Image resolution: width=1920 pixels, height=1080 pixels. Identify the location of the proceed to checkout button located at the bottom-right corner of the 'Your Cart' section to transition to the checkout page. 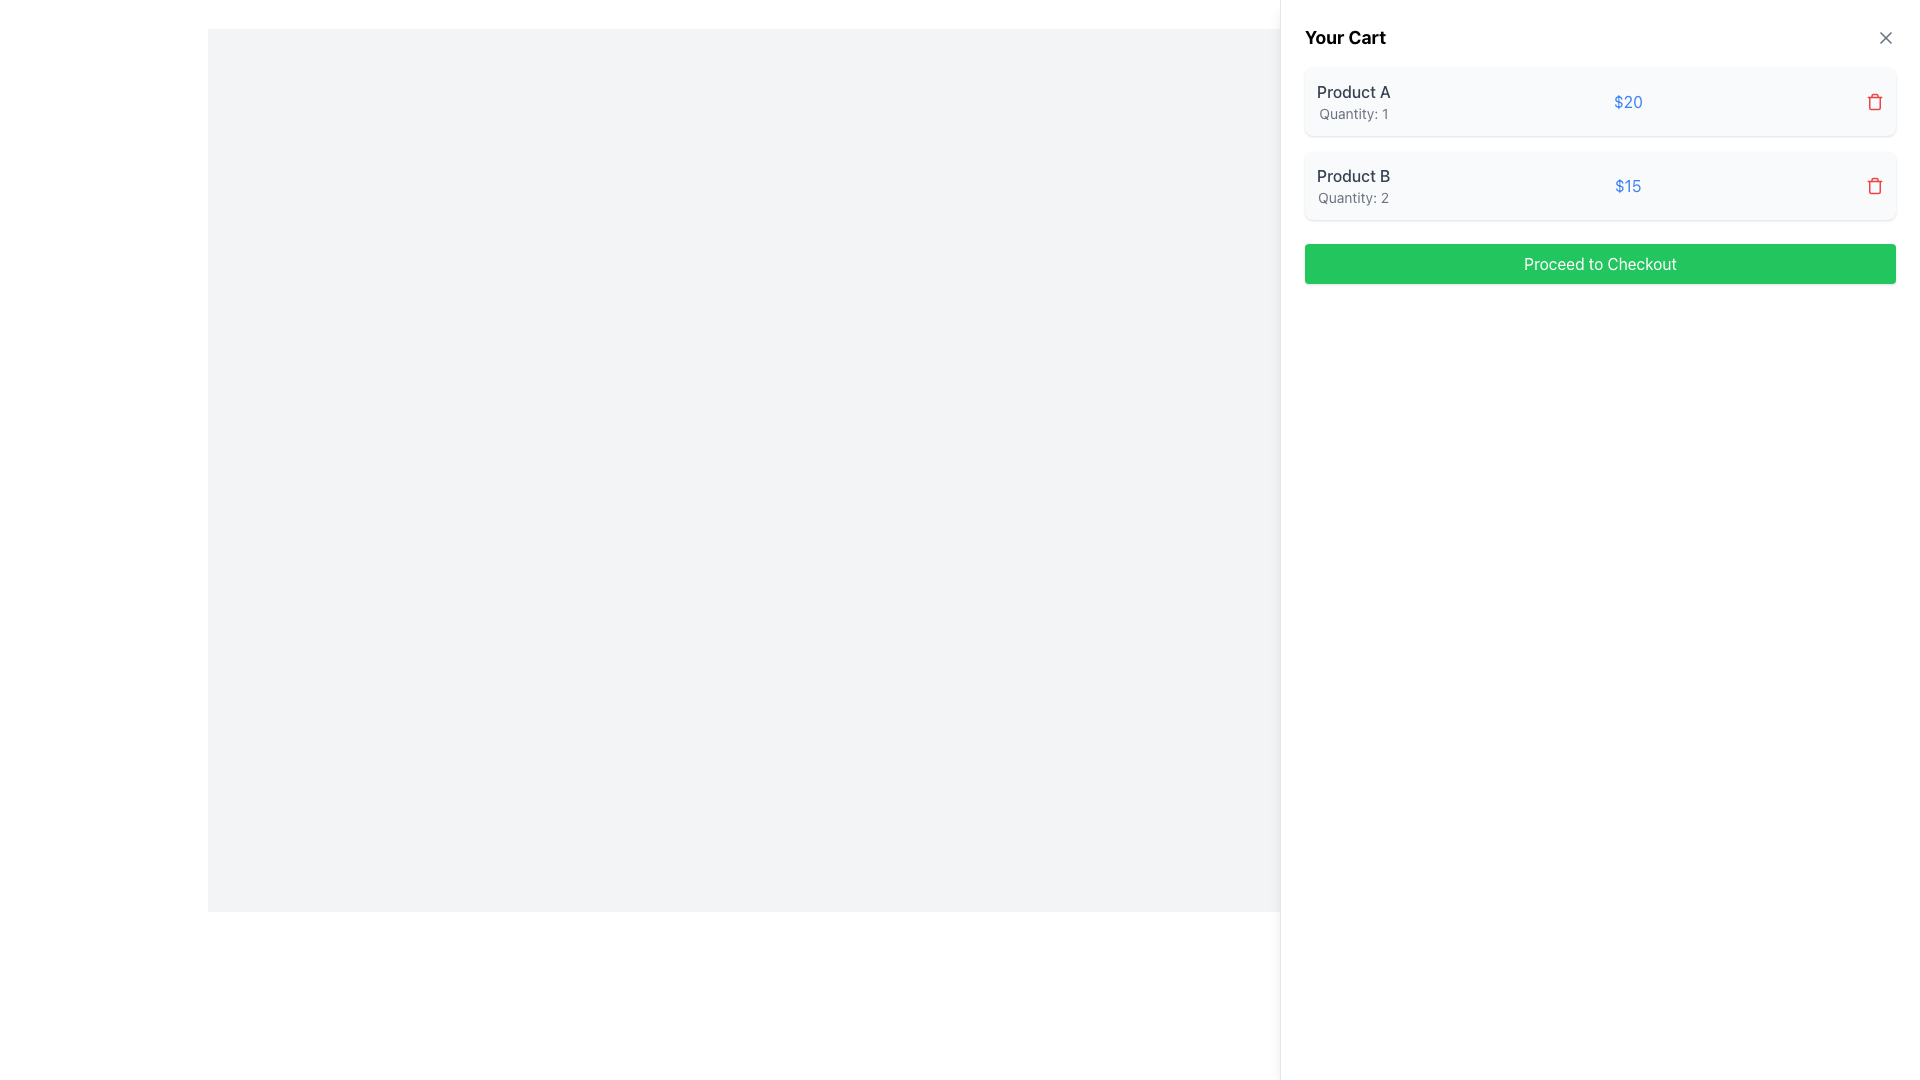
(1598, 262).